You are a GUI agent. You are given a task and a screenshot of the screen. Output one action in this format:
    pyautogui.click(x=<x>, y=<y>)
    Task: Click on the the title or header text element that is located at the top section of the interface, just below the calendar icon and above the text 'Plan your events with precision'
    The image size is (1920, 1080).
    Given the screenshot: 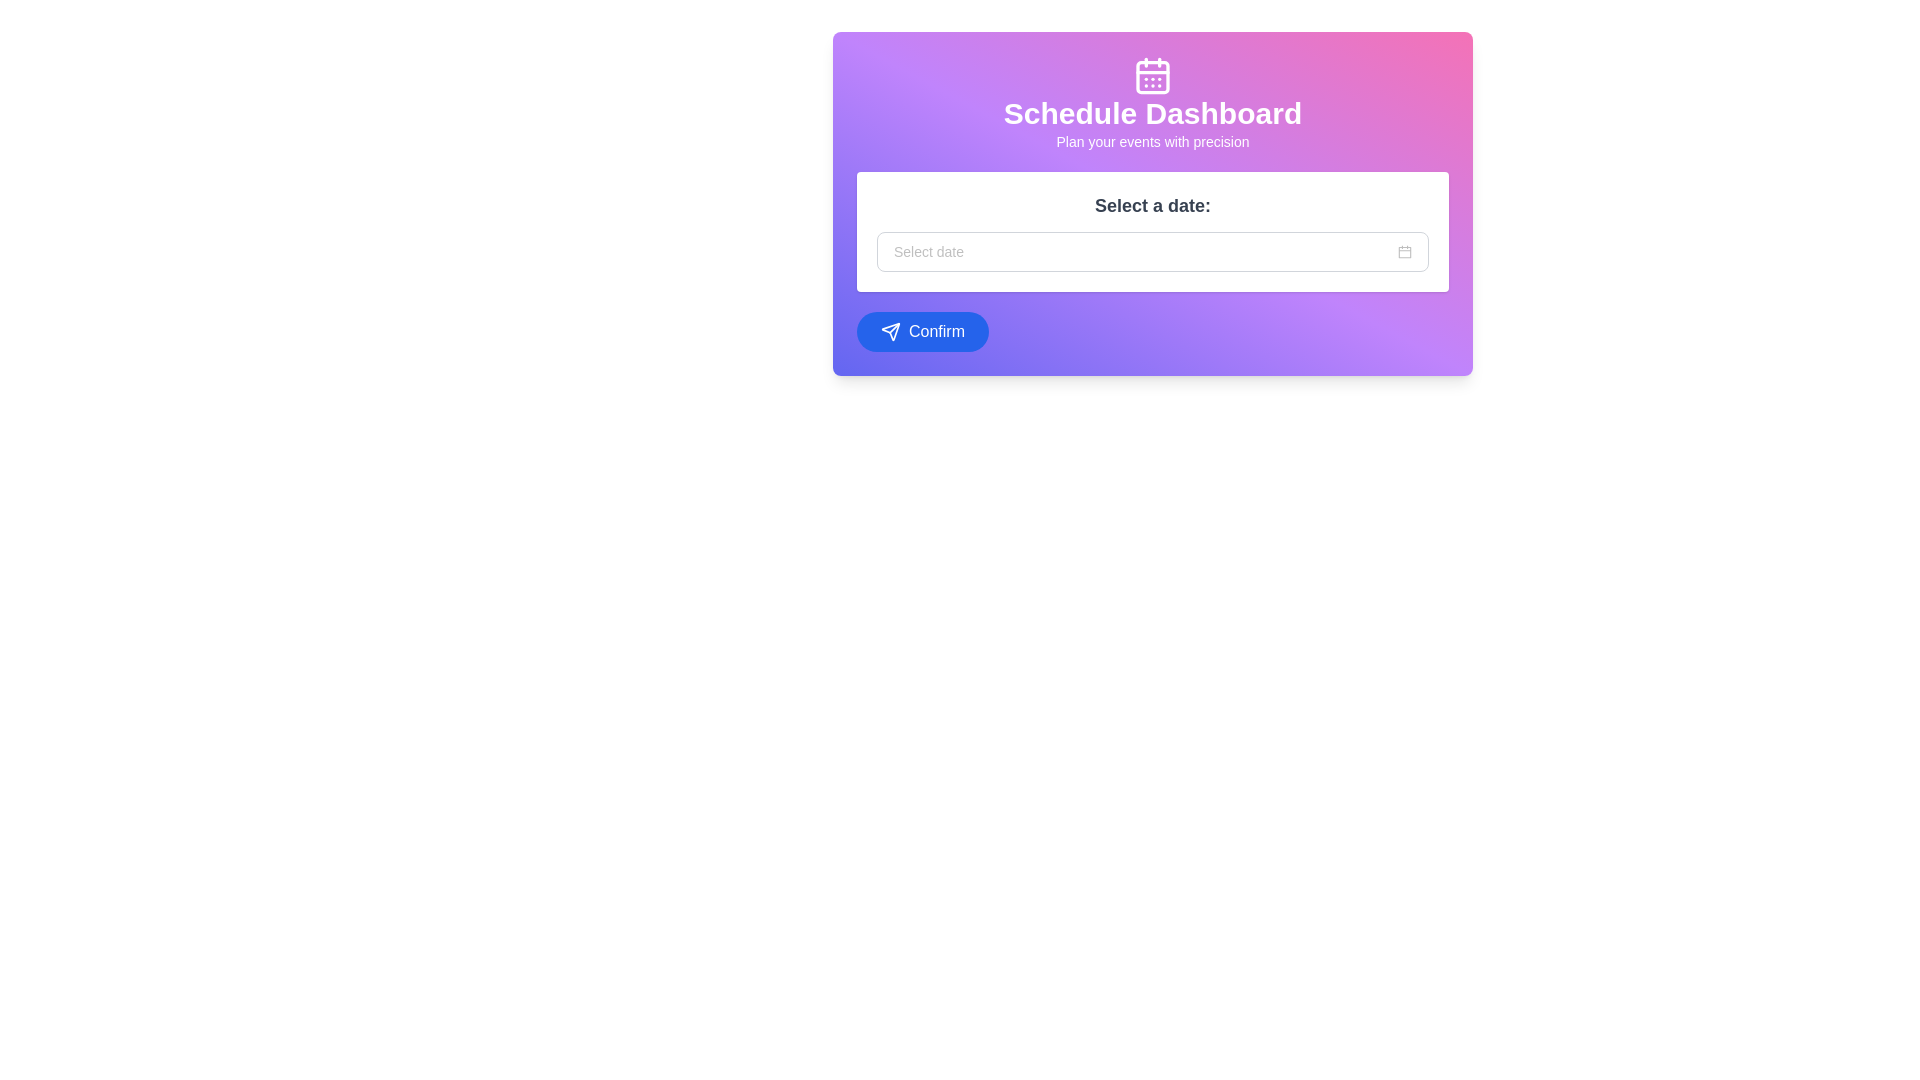 What is the action you would take?
    pyautogui.click(x=1152, y=114)
    